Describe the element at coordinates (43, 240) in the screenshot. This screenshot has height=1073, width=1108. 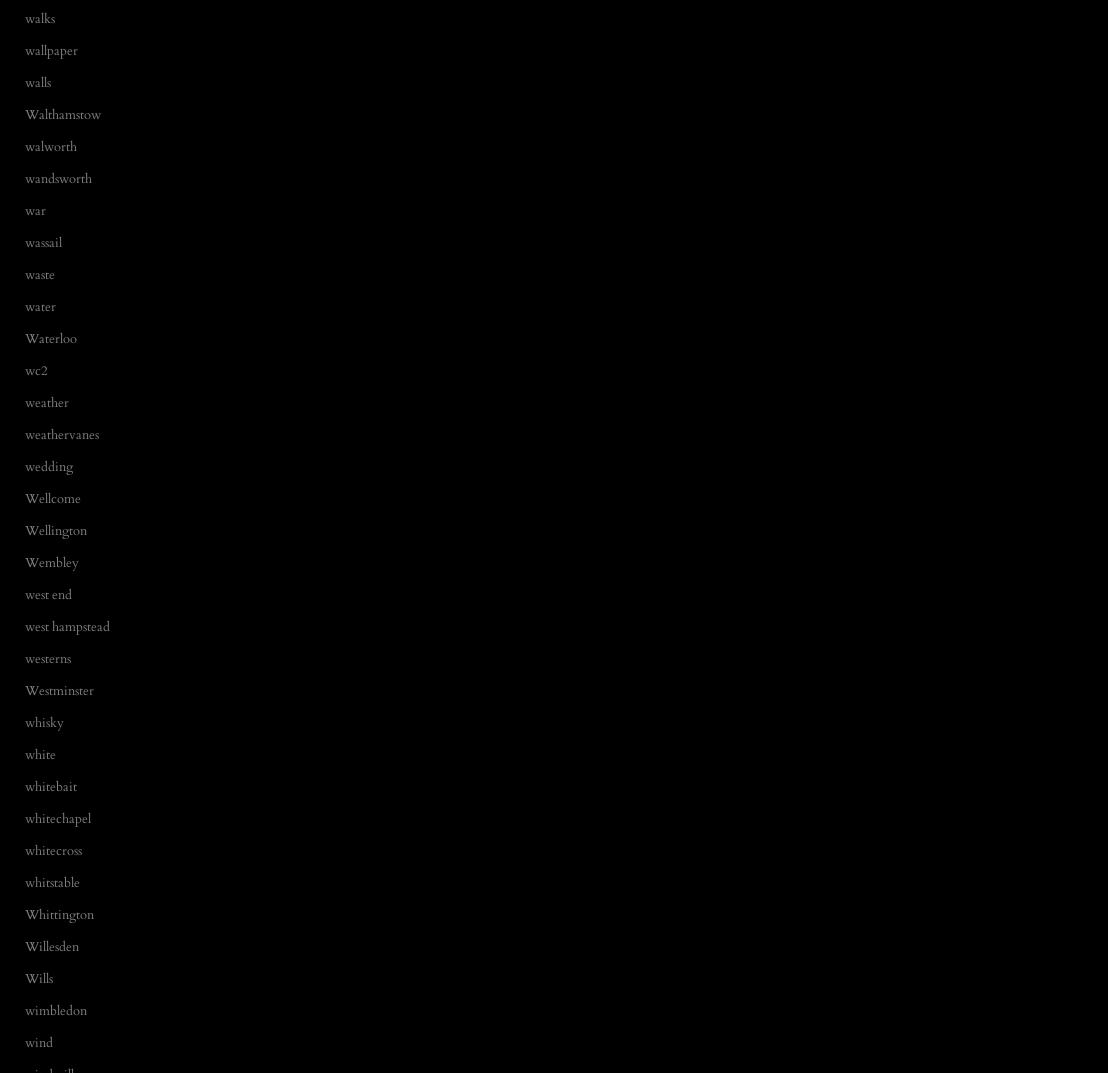
I see `'wassail'` at that location.